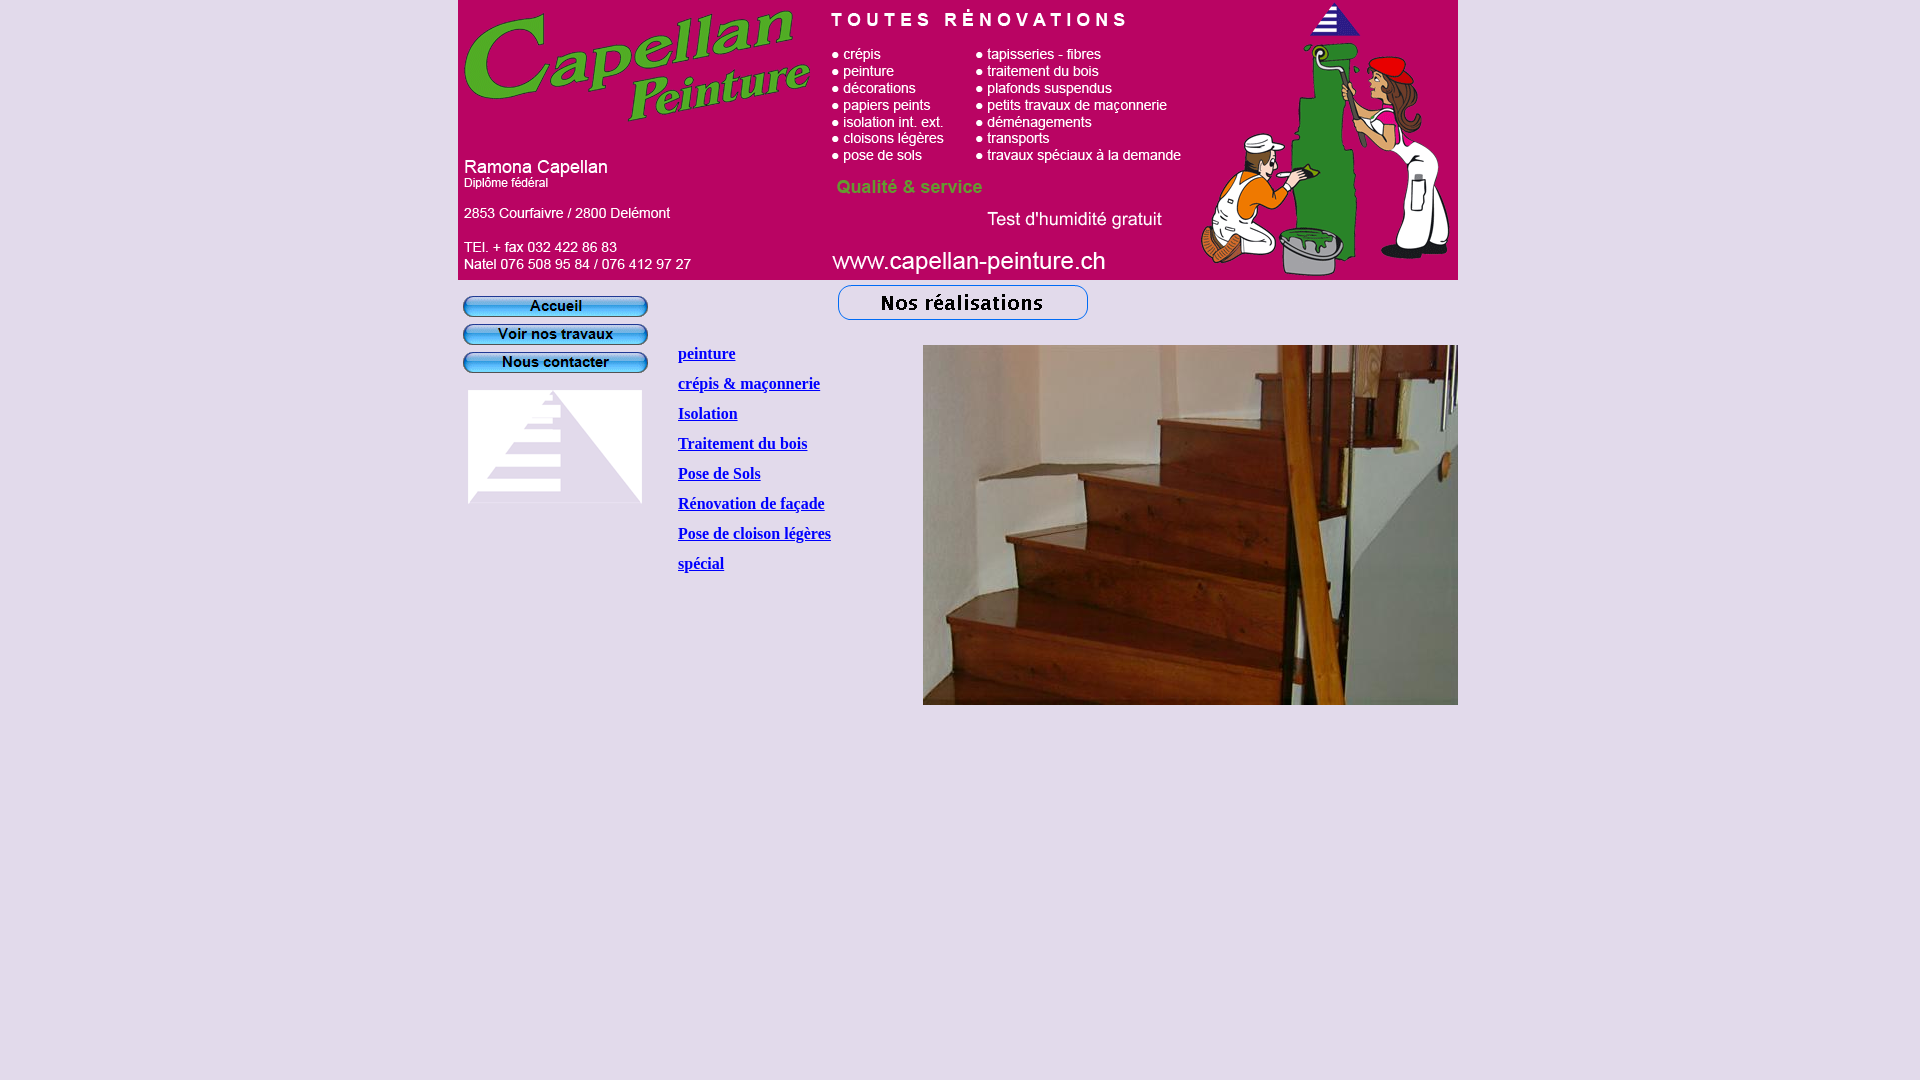  I want to click on 'Isolation', so click(708, 412).